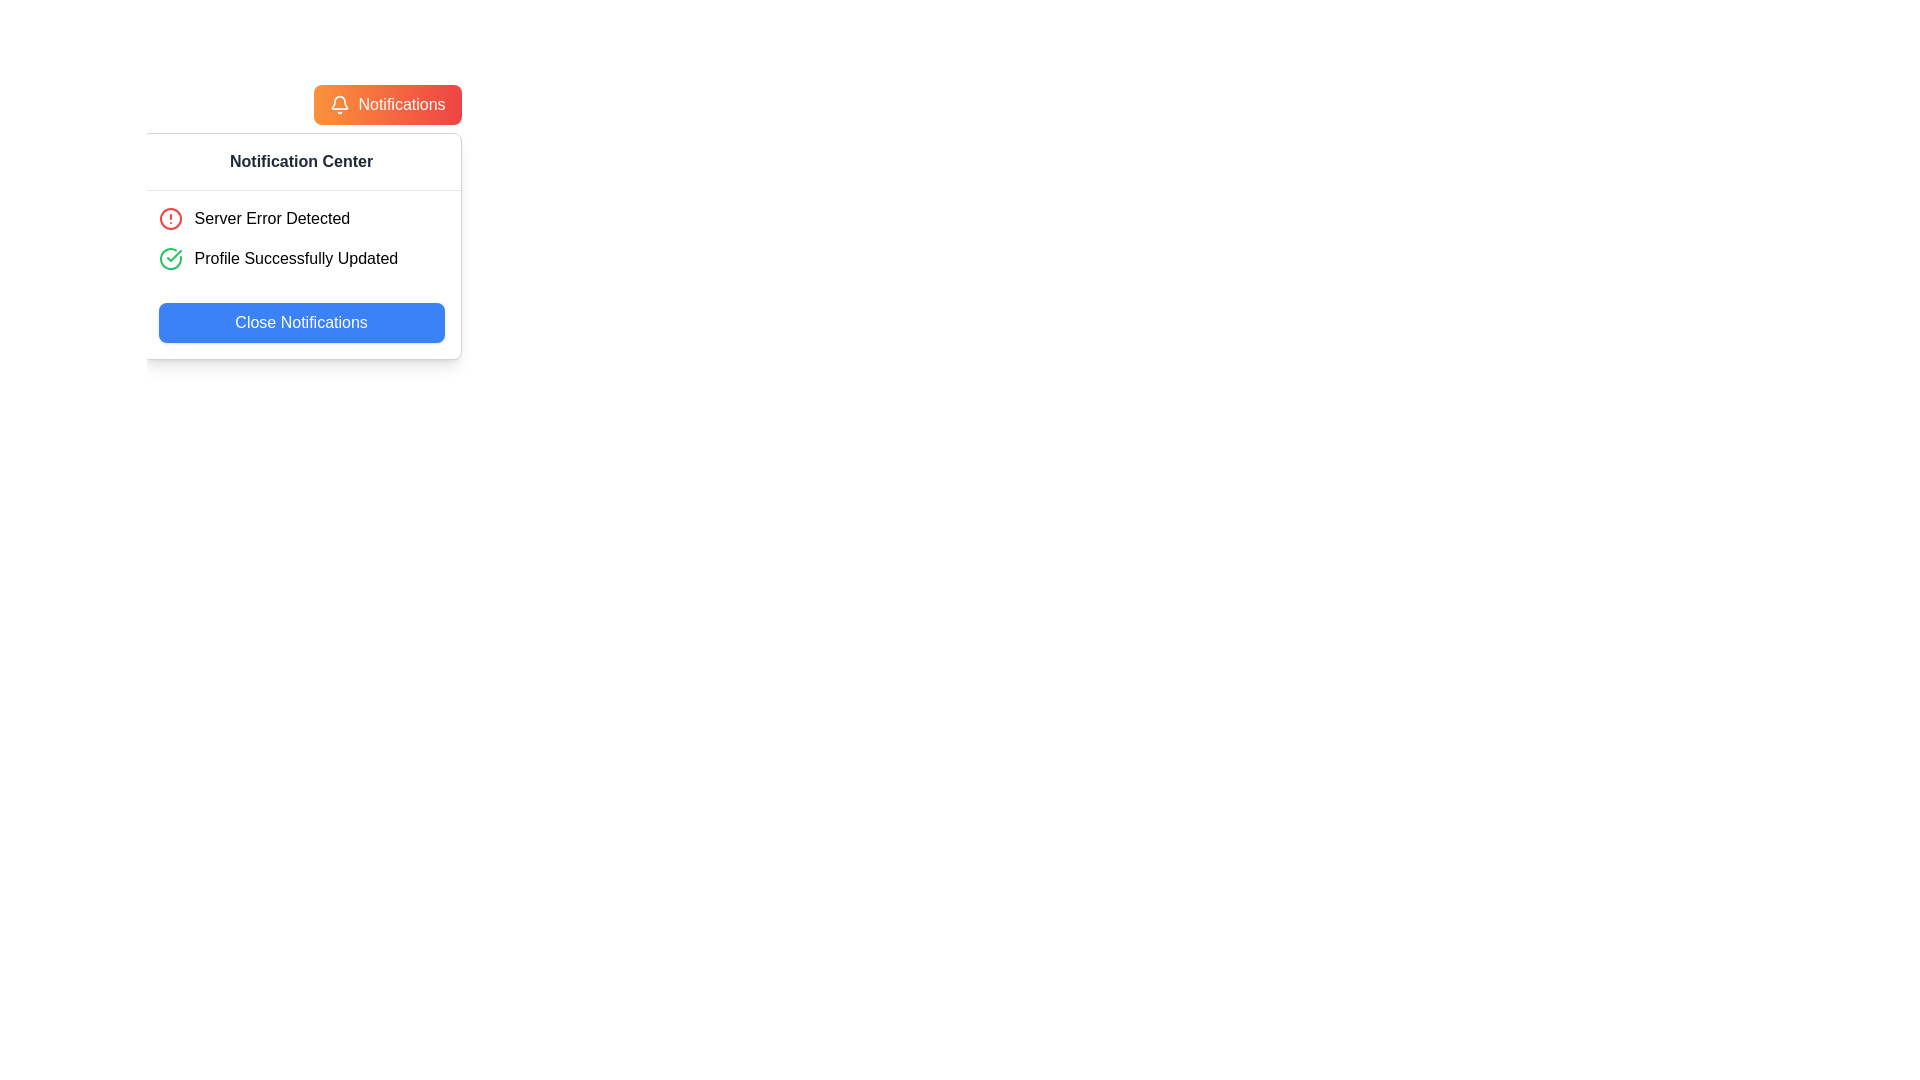 Image resolution: width=1920 pixels, height=1080 pixels. I want to click on the static text label that displays 'Profile Successfully Updated', which is styled with black text and aligned with a green checkmark icon to its left, so click(295, 257).